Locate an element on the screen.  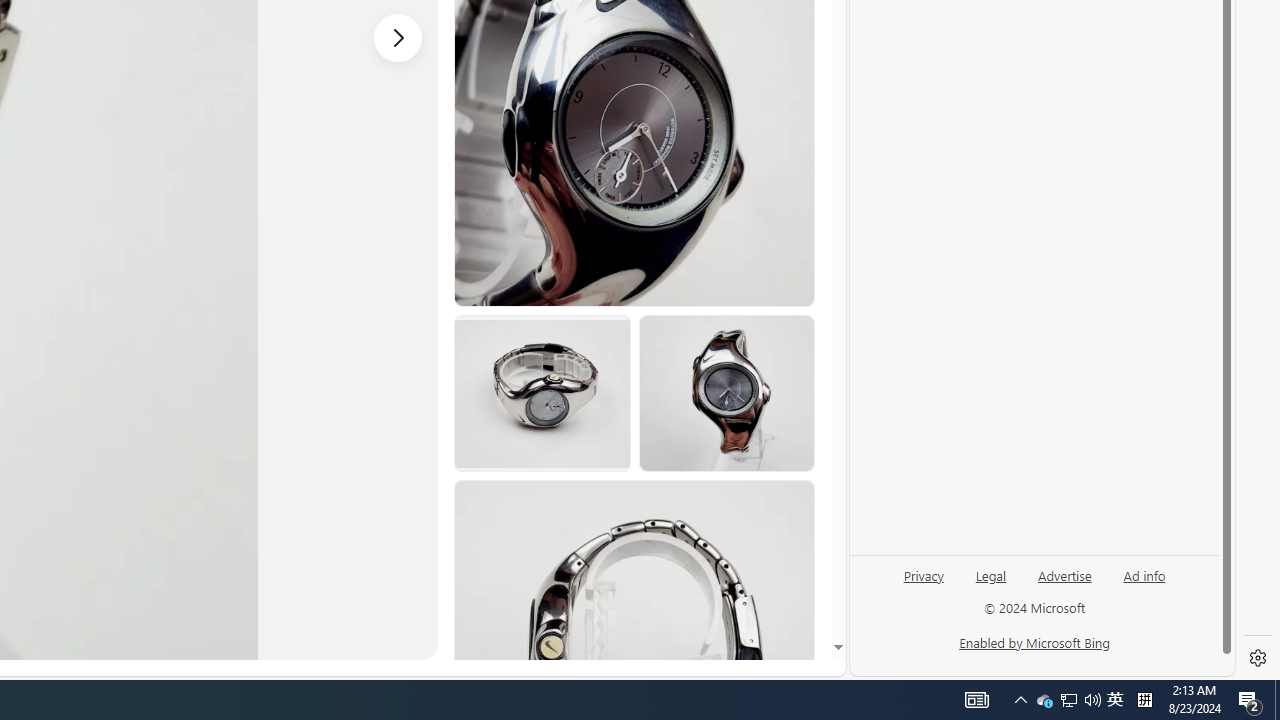
'Privacy' is located at coordinates (922, 574).